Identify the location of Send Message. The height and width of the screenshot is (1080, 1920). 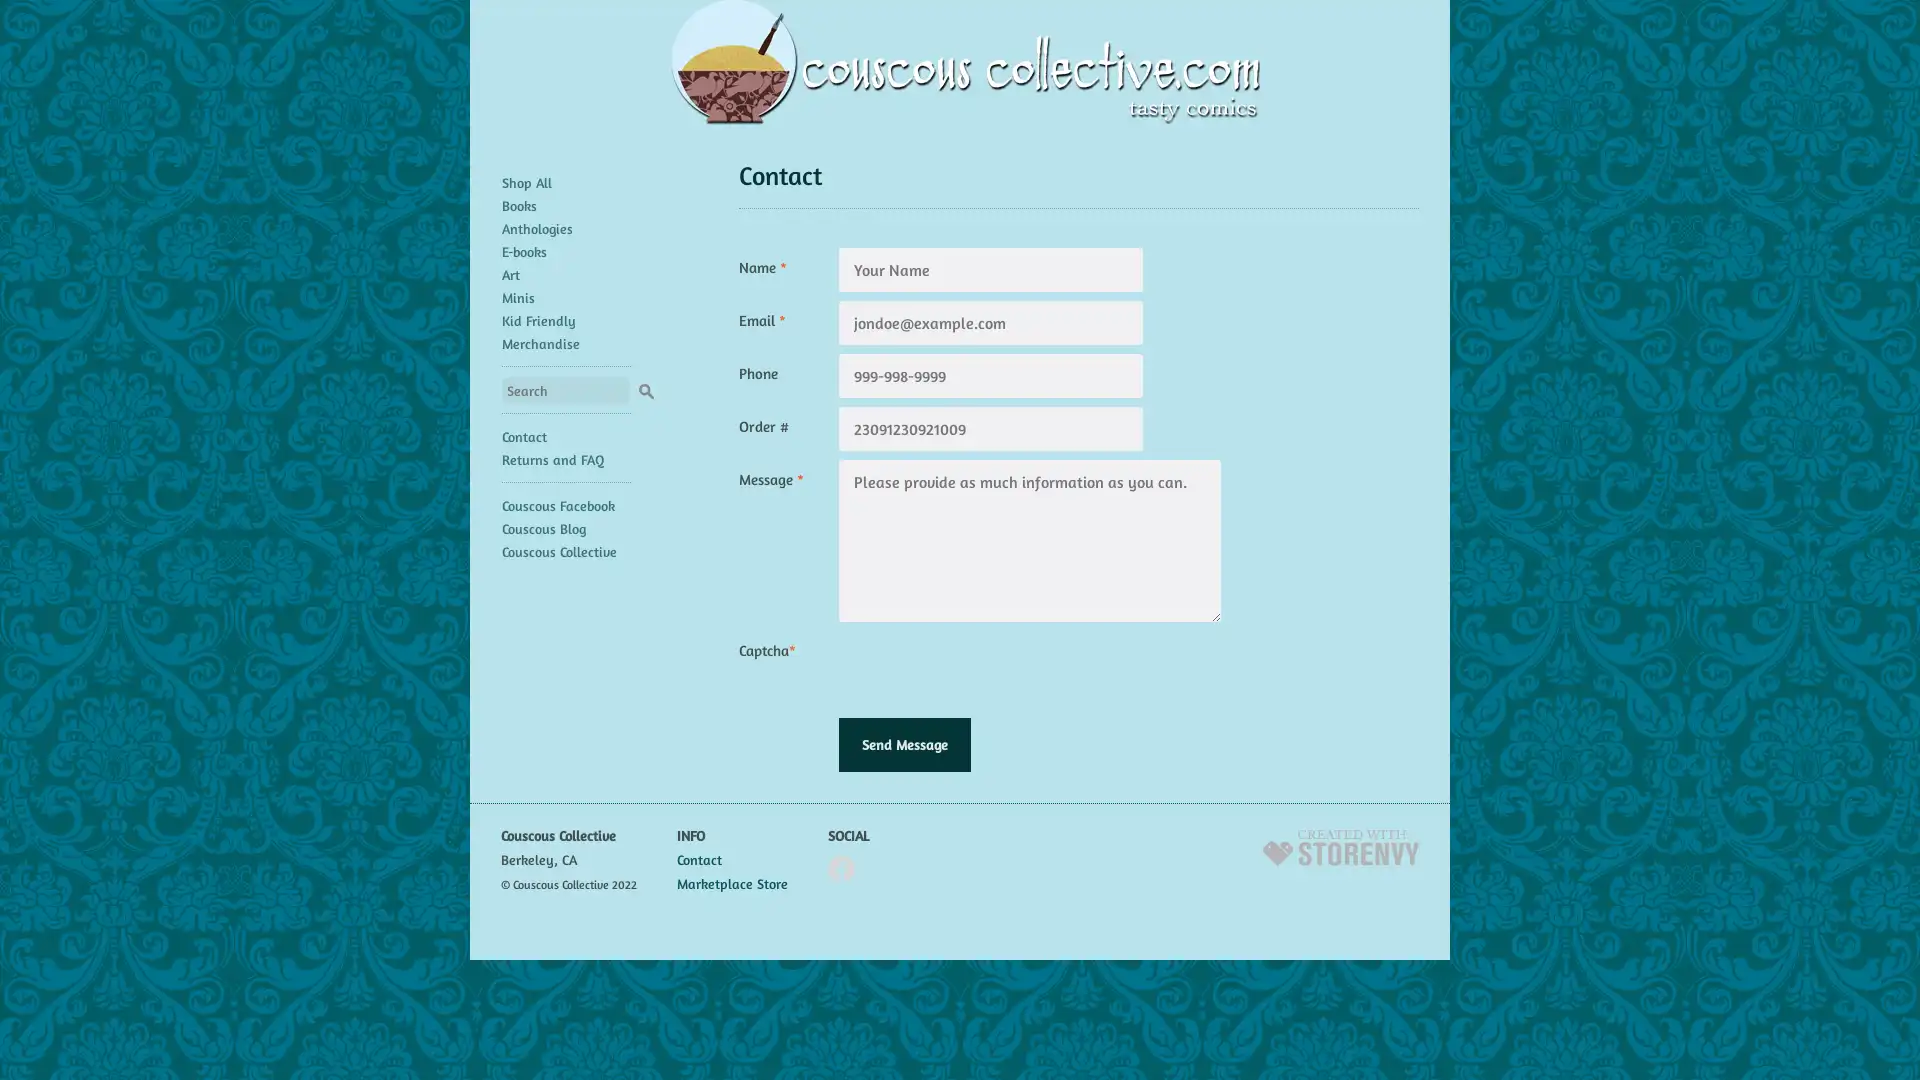
(902, 744).